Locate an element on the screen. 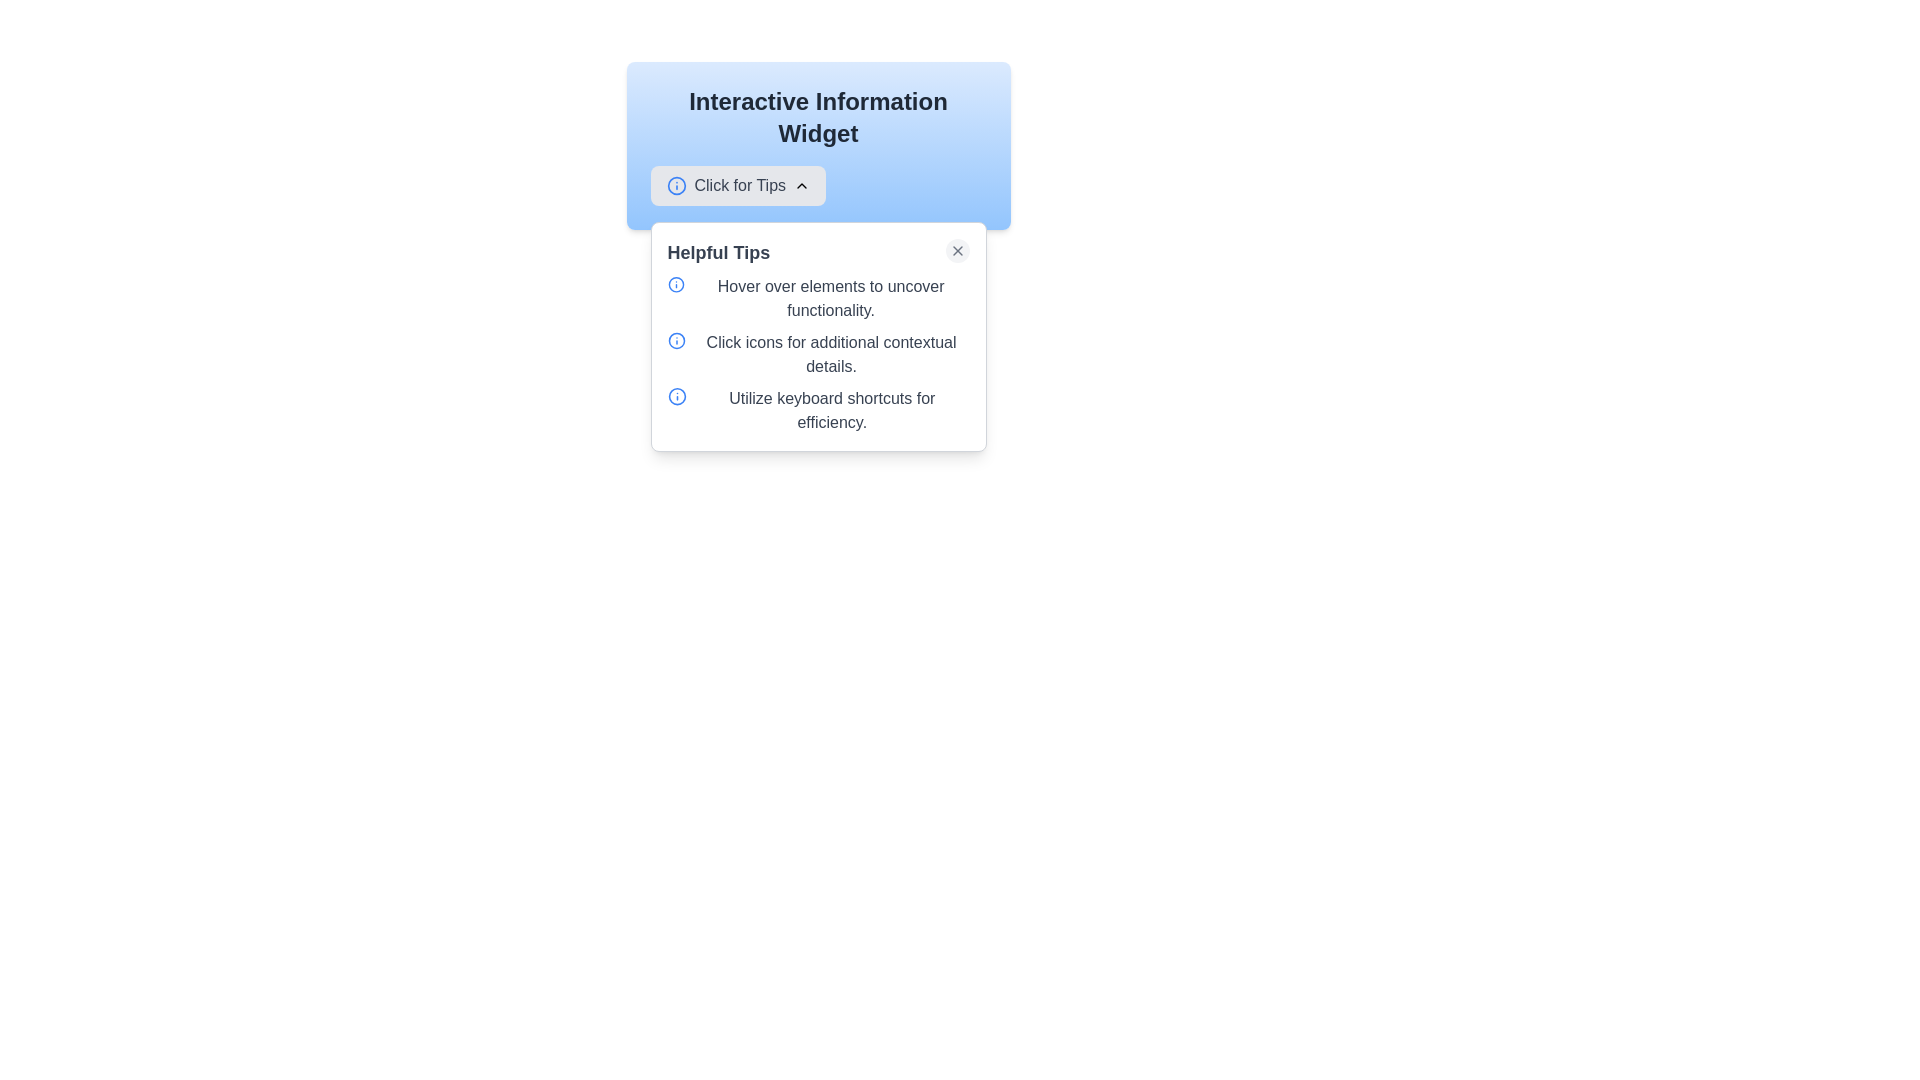 This screenshot has height=1080, width=1920. the text label stating 'Click icons for additional contextual details' located in the 'Helpful Tips' section, positioned below 'Hover over elements to uncover functionality' is located at coordinates (831, 353).